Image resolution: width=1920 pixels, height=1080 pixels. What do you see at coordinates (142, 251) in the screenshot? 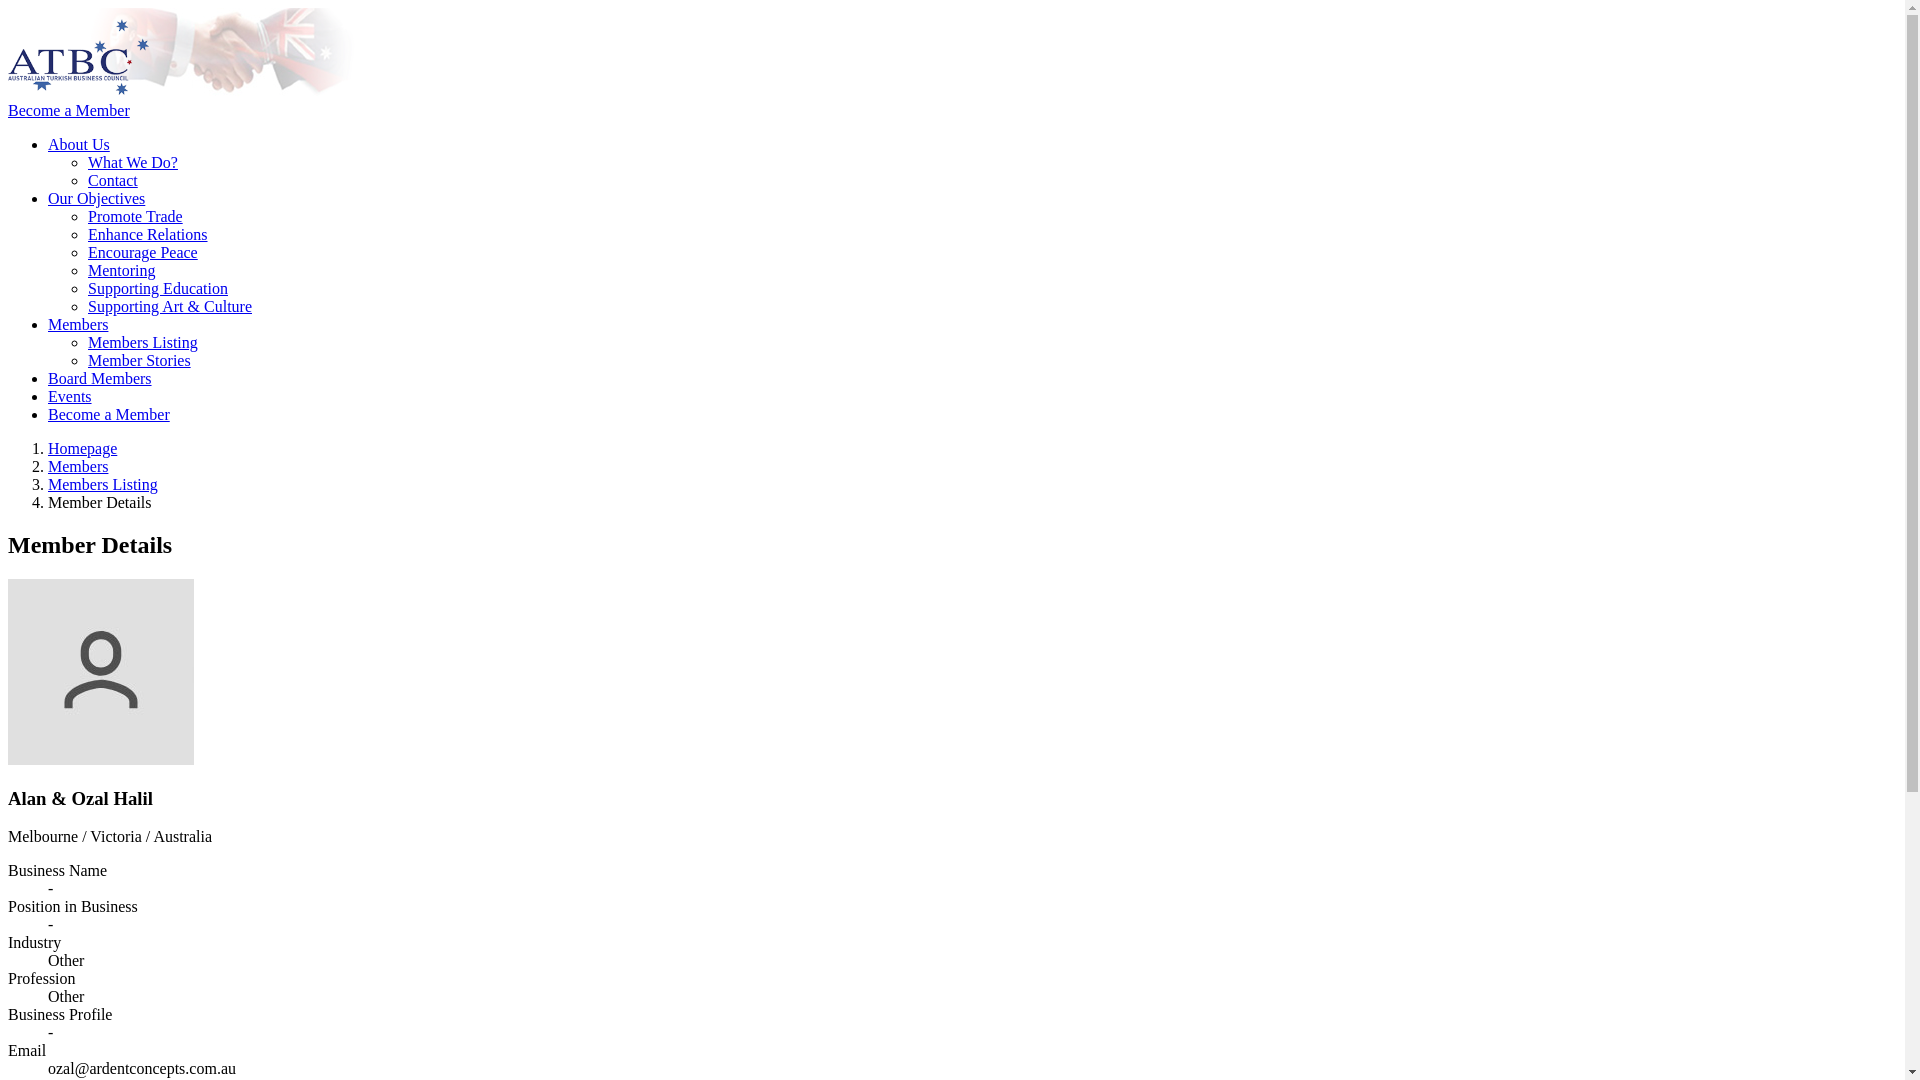
I see `'Encourage Peace'` at bounding box center [142, 251].